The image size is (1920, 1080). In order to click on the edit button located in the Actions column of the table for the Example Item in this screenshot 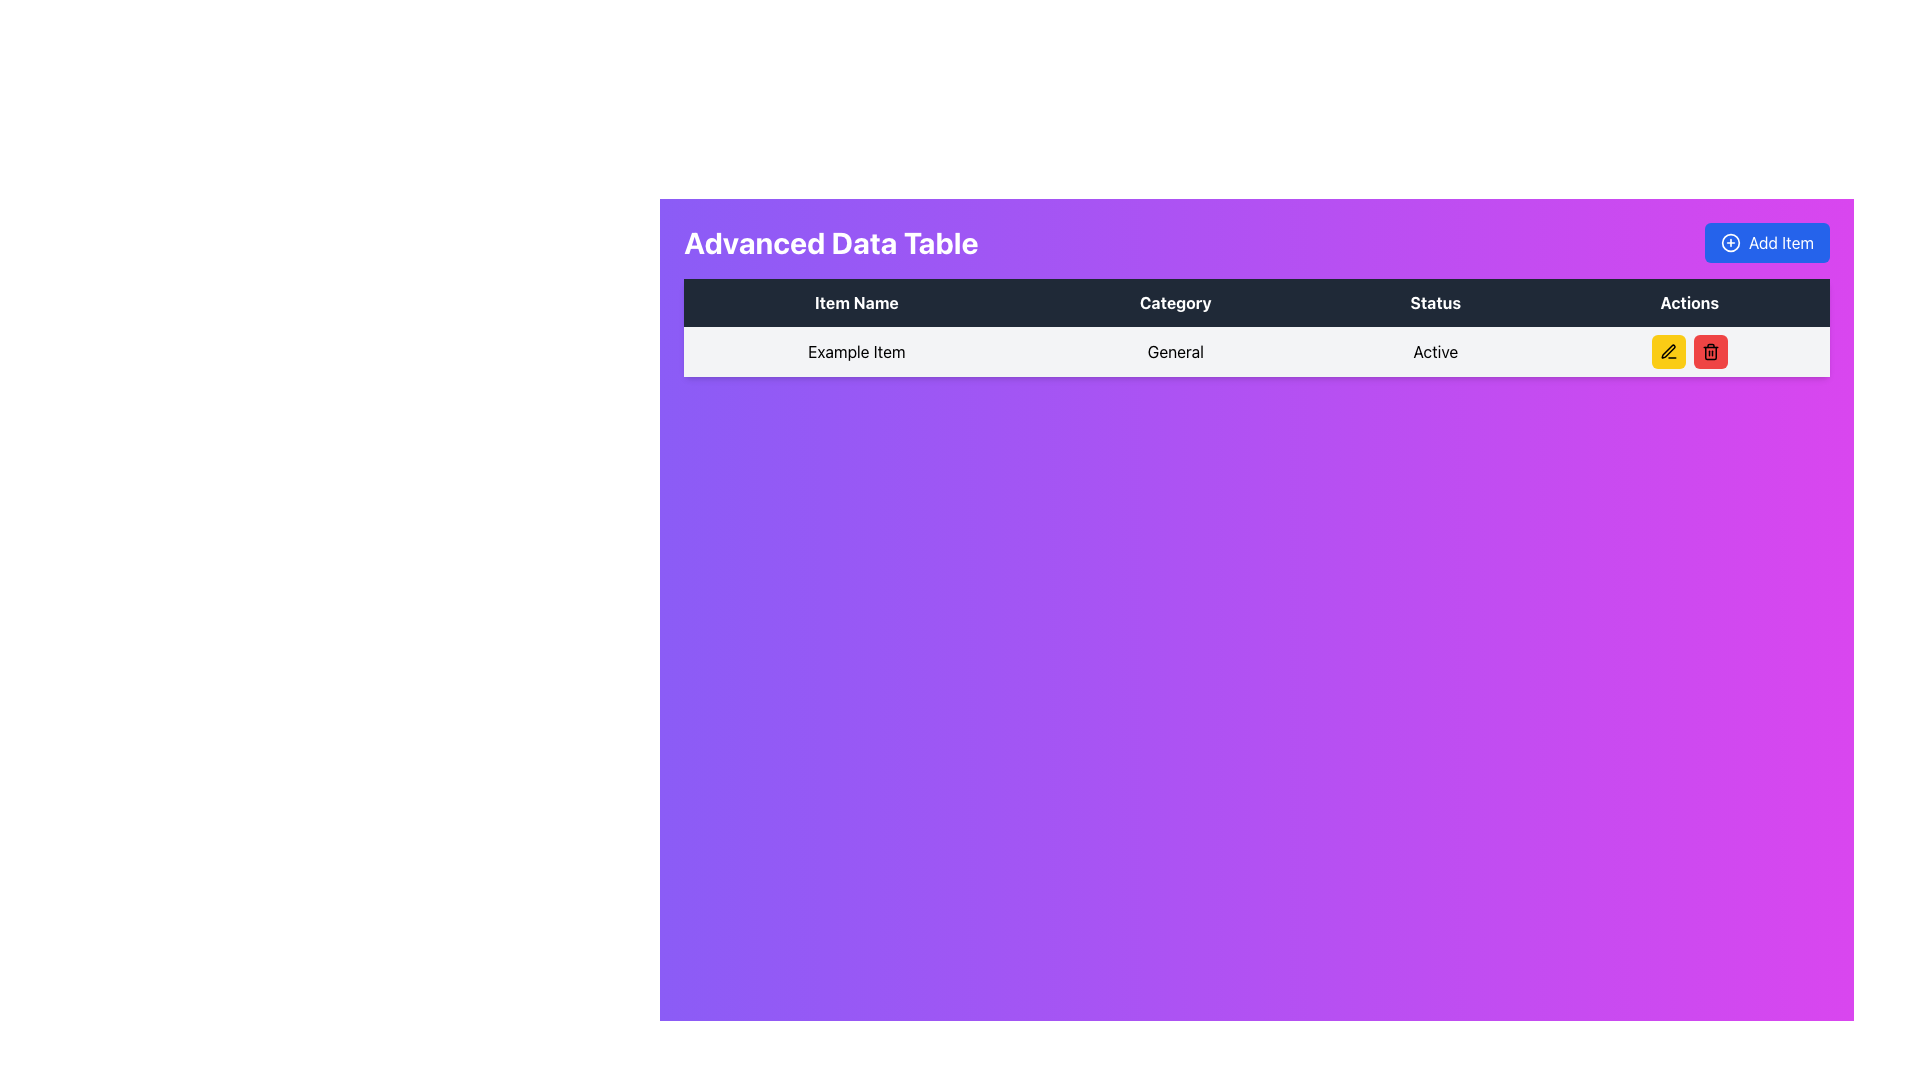, I will do `click(1668, 350)`.